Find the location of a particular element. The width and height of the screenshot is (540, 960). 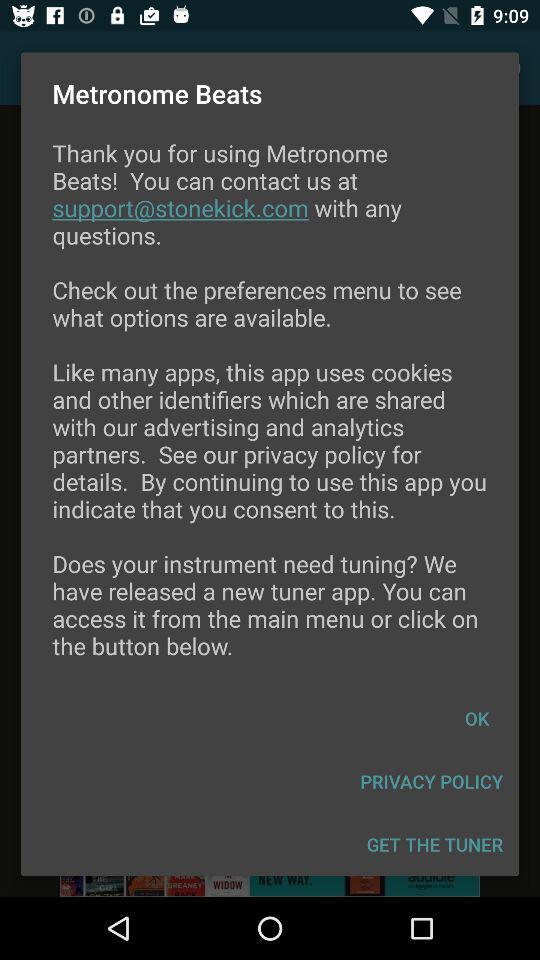

the icon above the ok item is located at coordinates (270, 411).